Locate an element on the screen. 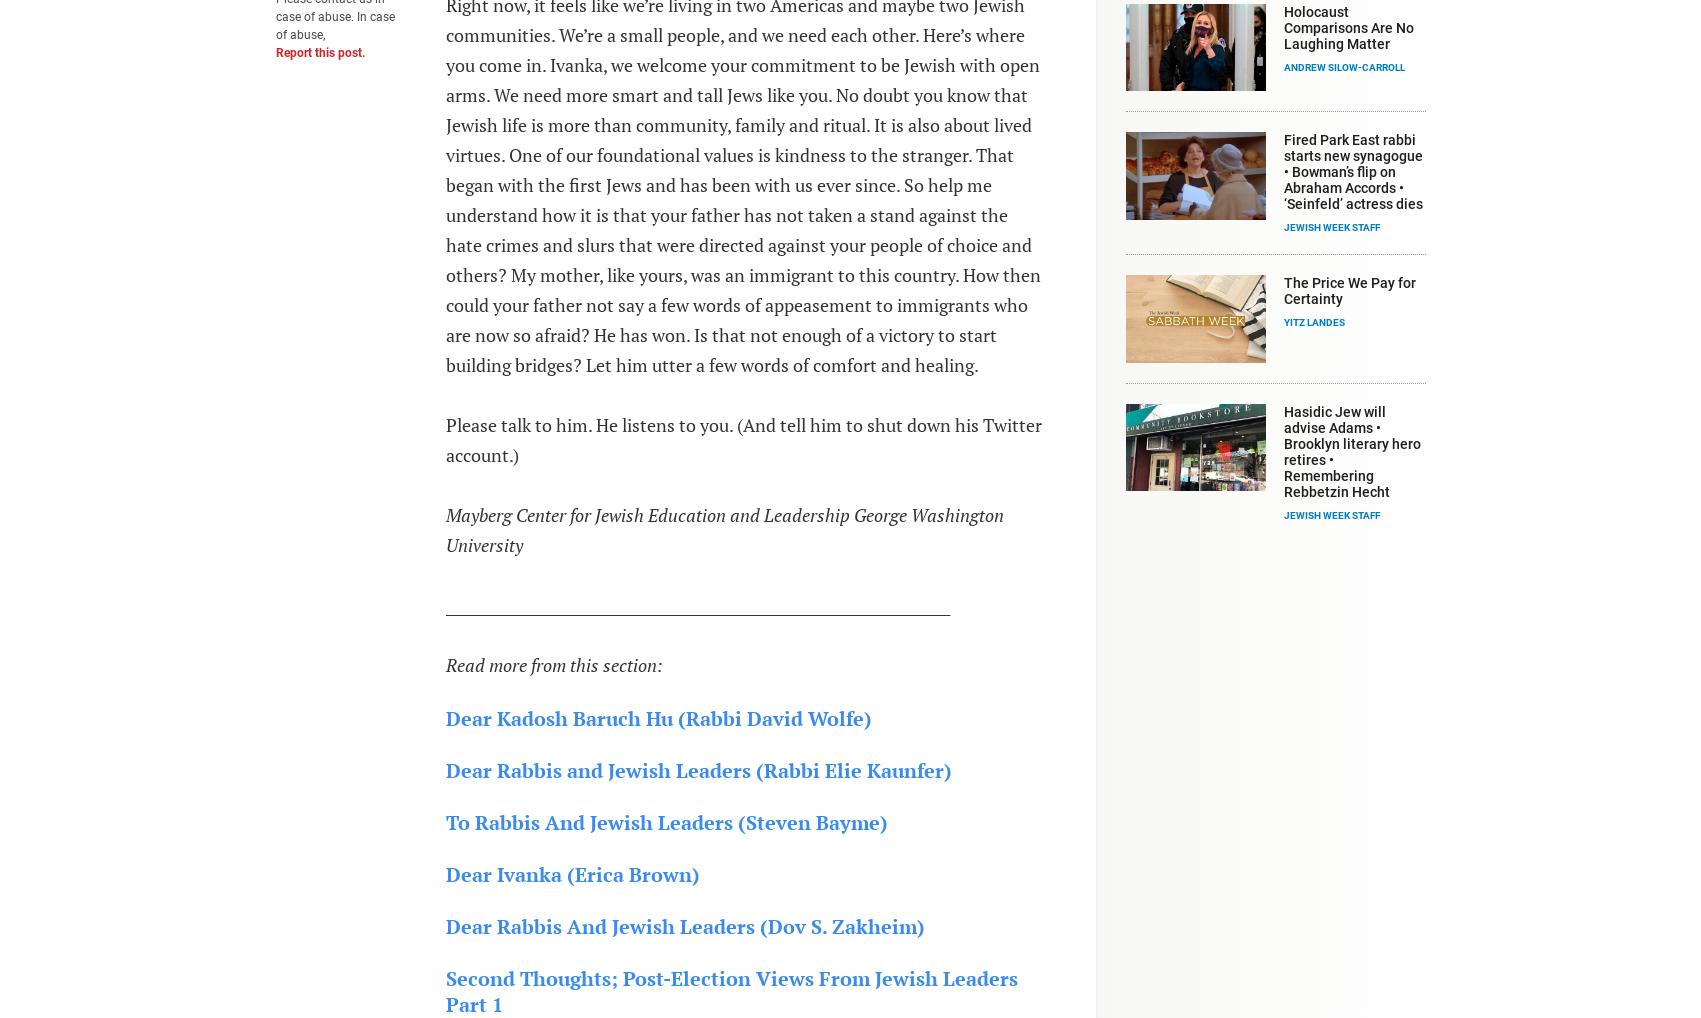 The width and height of the screenshot is (1701, 1018). 'Dear Rabbis and Jewish Leaders (Rabbi Elie Kaunfer)' is located at coordinates (696, 770).